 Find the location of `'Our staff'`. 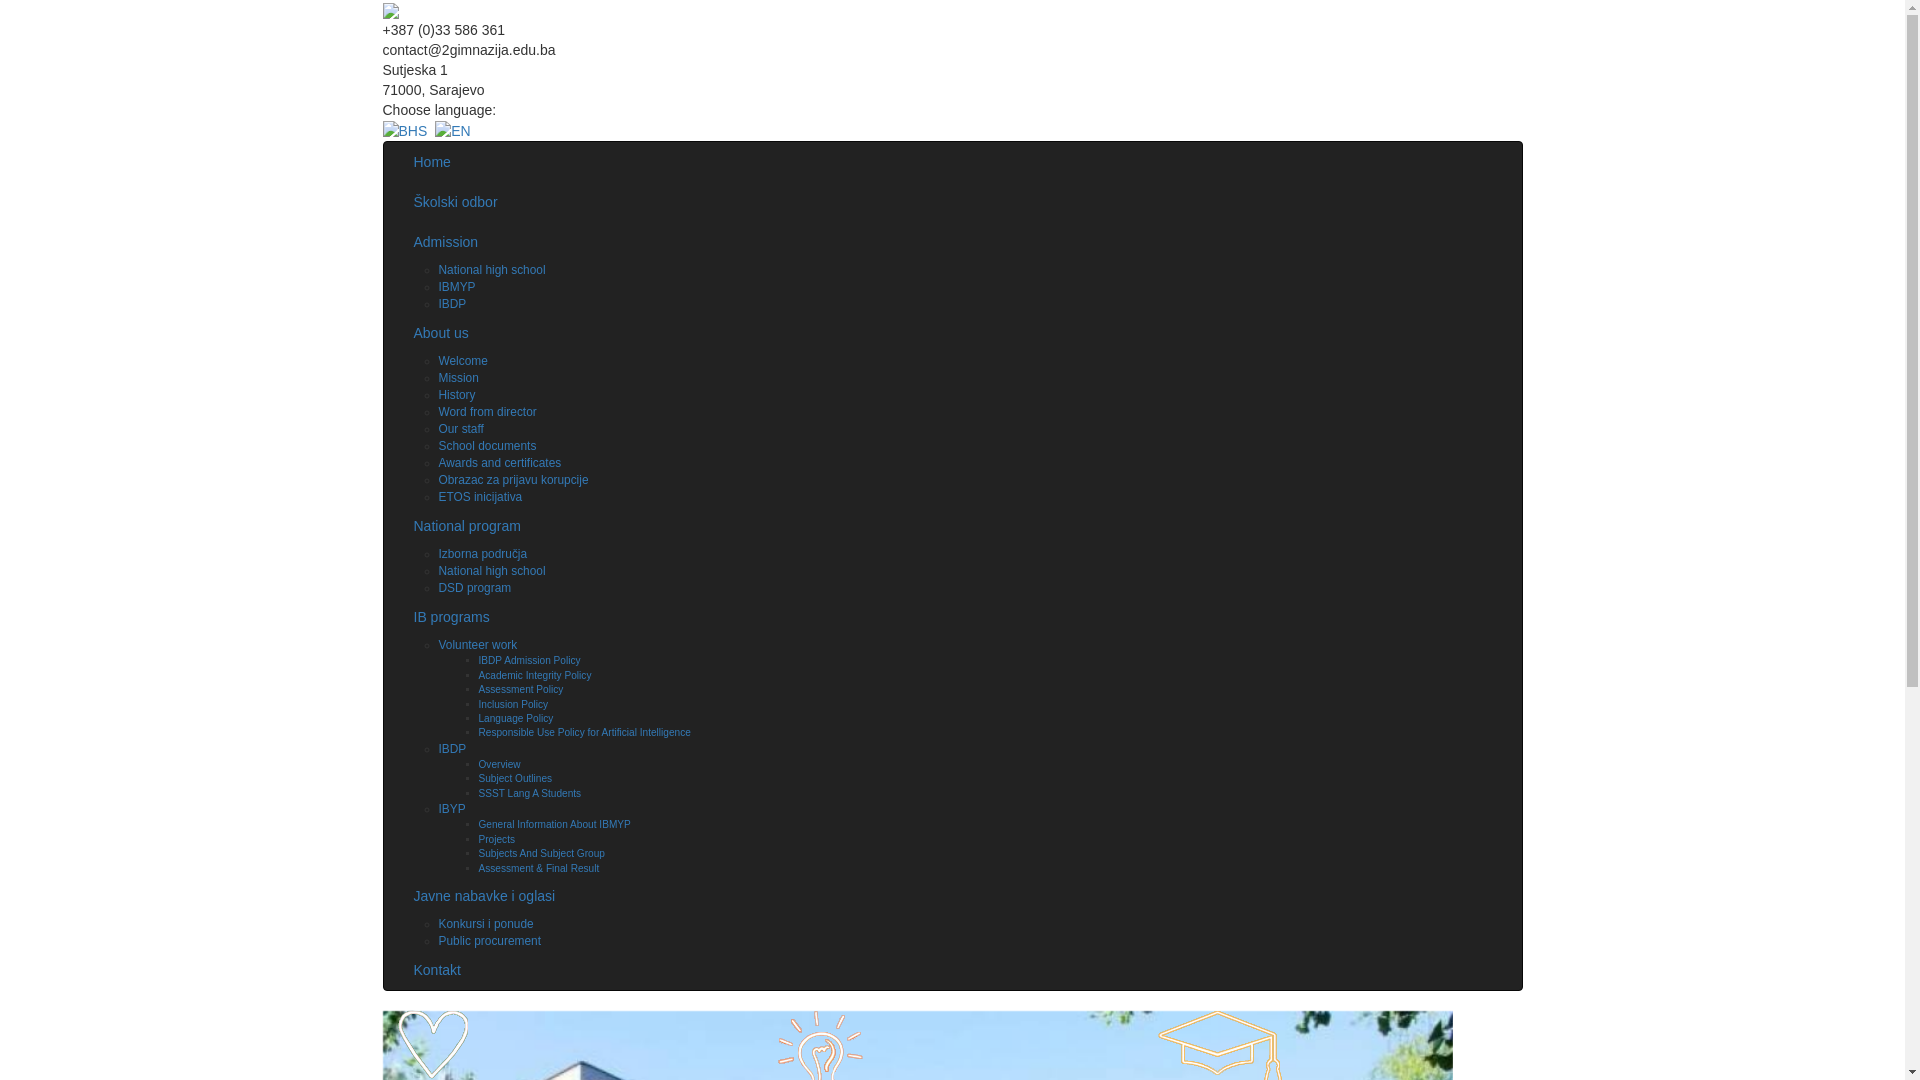

'Our staff' is located at coordinates (459, 427).